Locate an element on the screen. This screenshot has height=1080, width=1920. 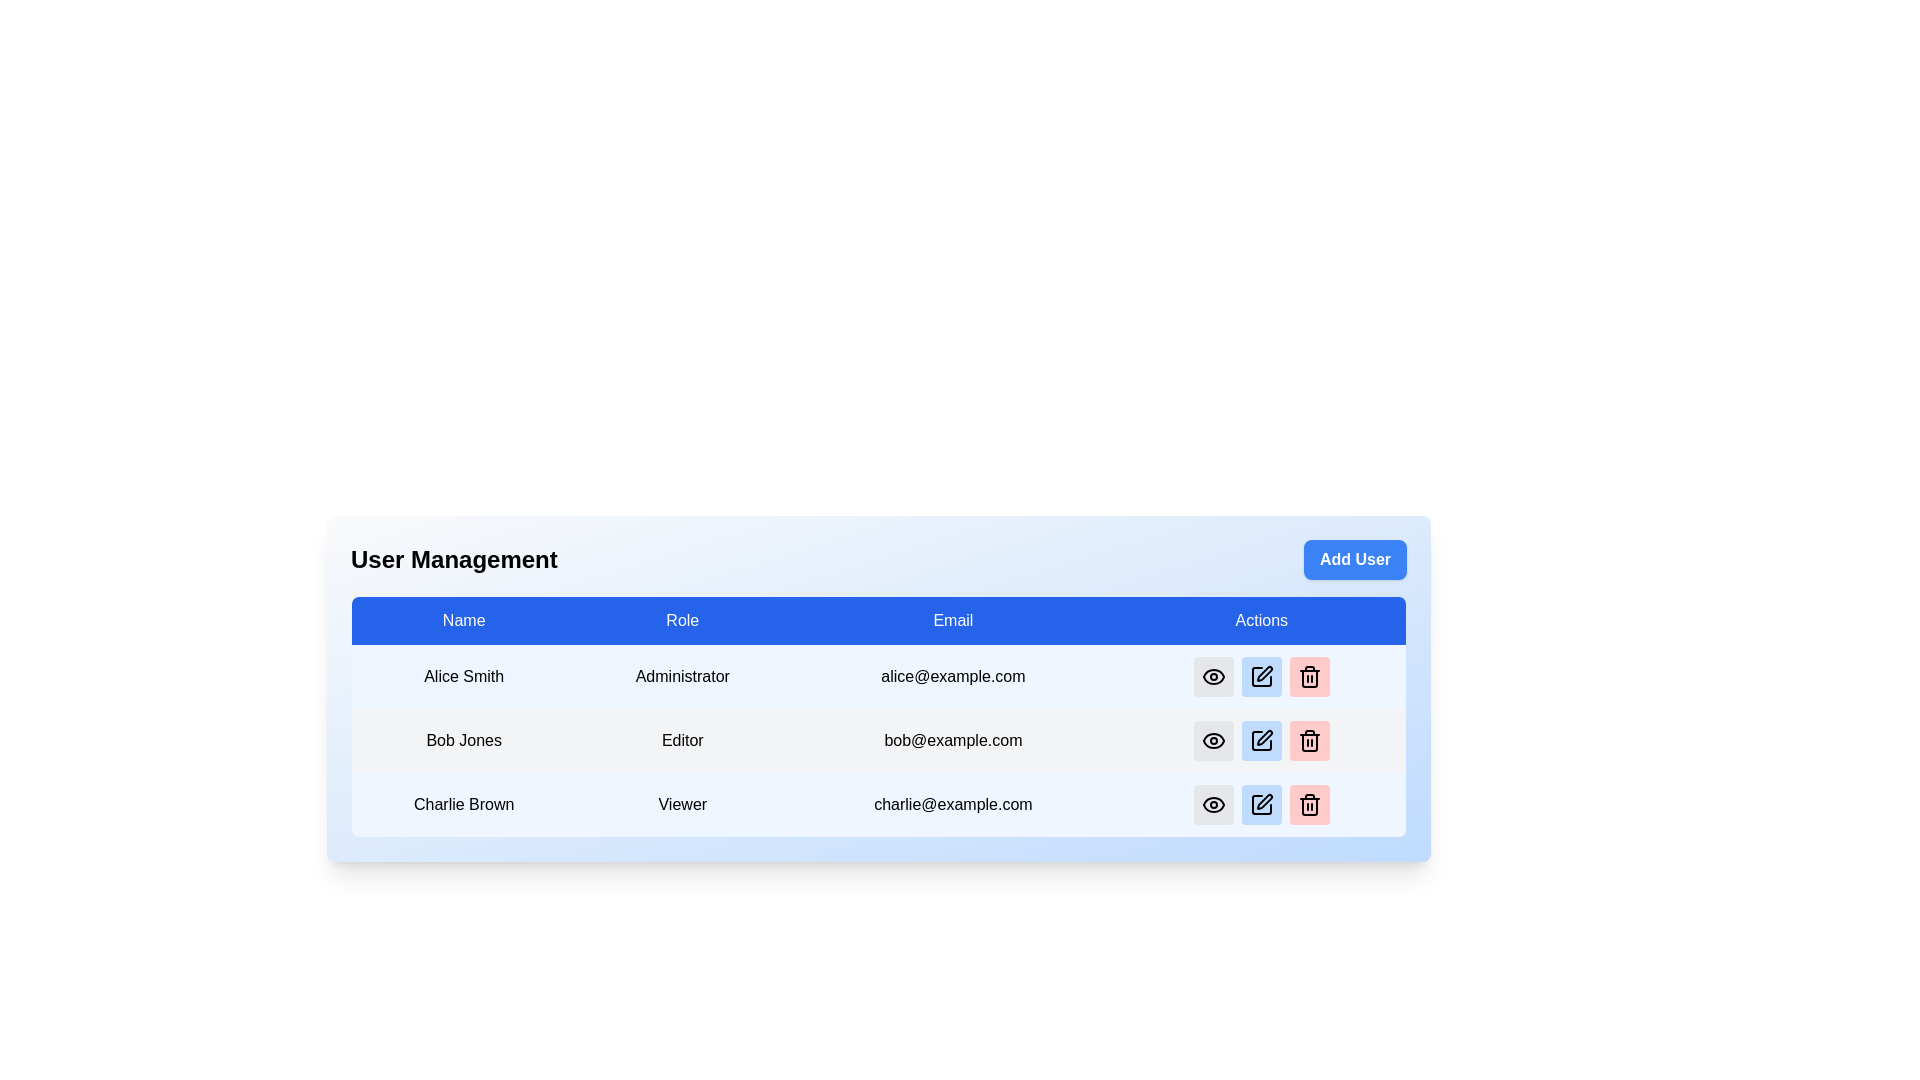
the 'Actions' header text element, which is styled with white text on a bright blue background and is prominently positioned at the top of the last column in a table layout is located at coordinates (1261, 619).